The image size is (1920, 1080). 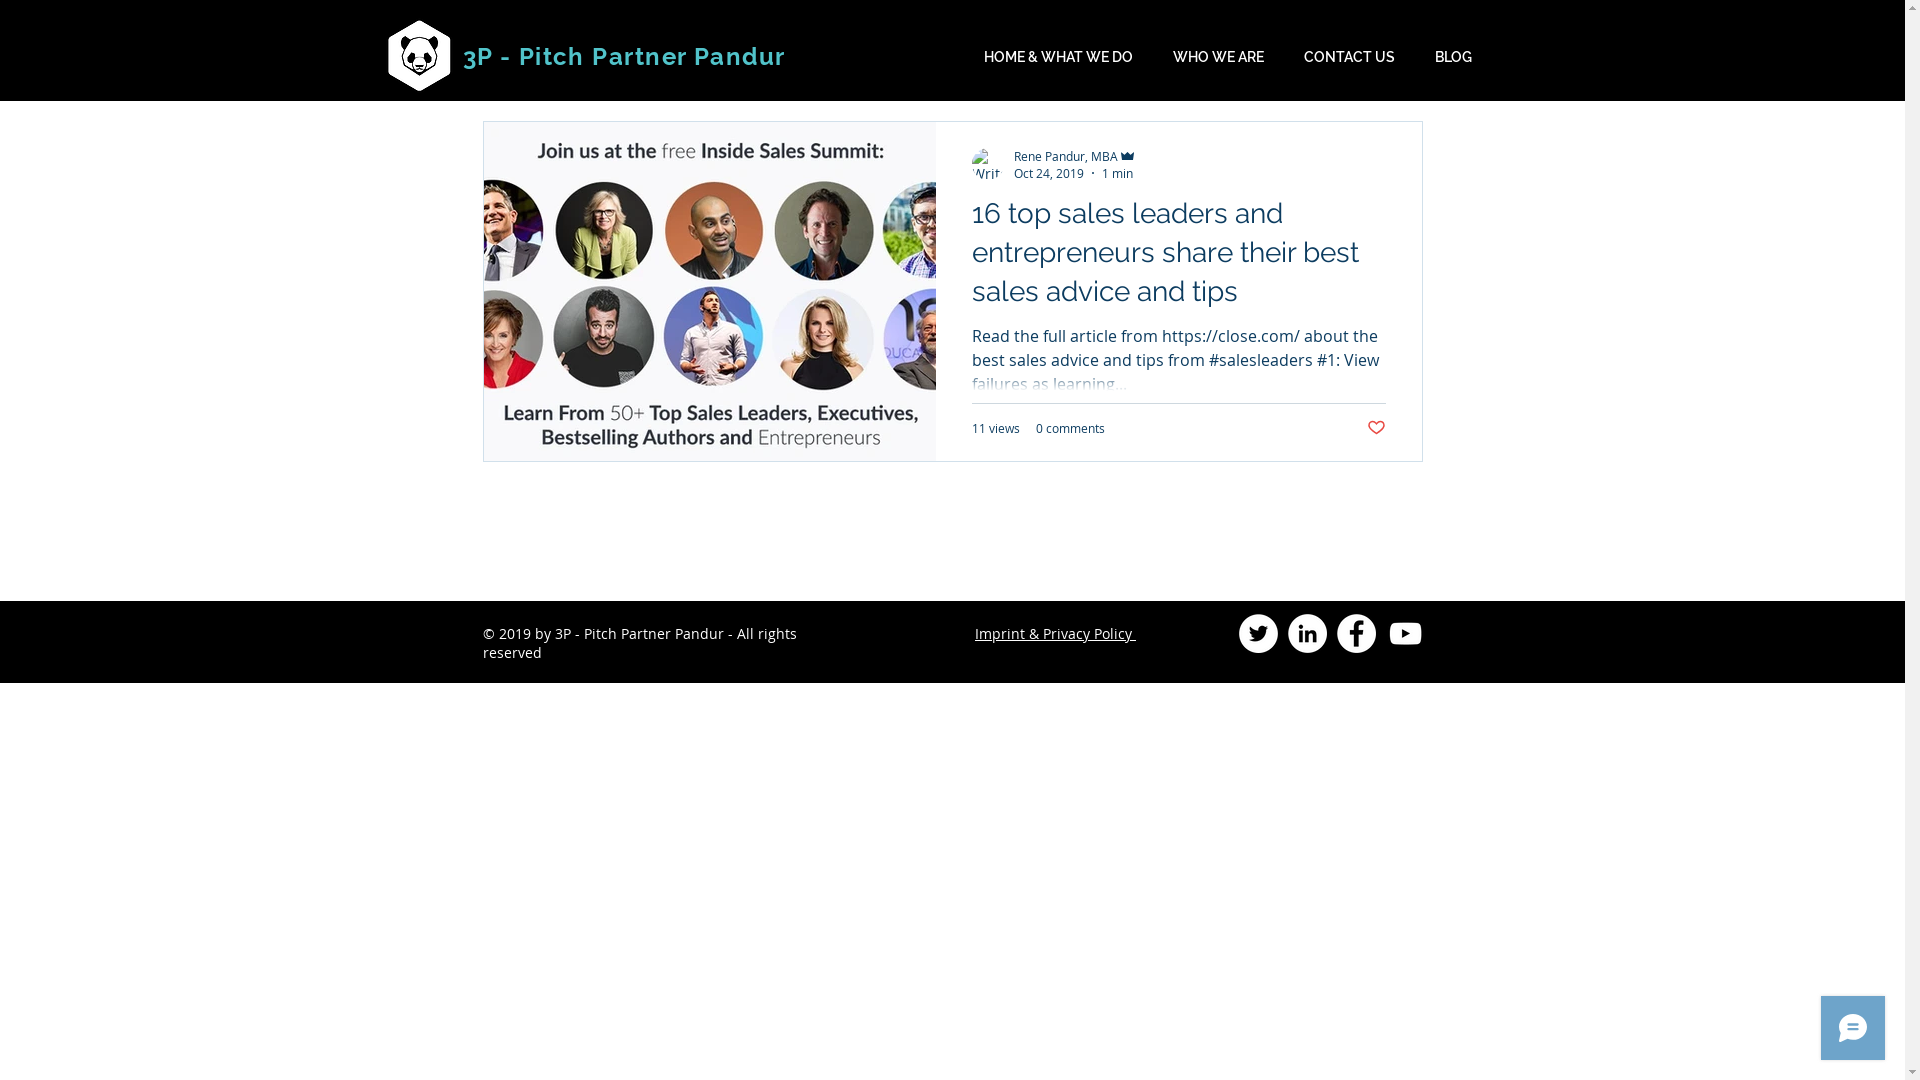 I want to click on 'HOME & WHAT WE DO', so click(x=1057, y=56).